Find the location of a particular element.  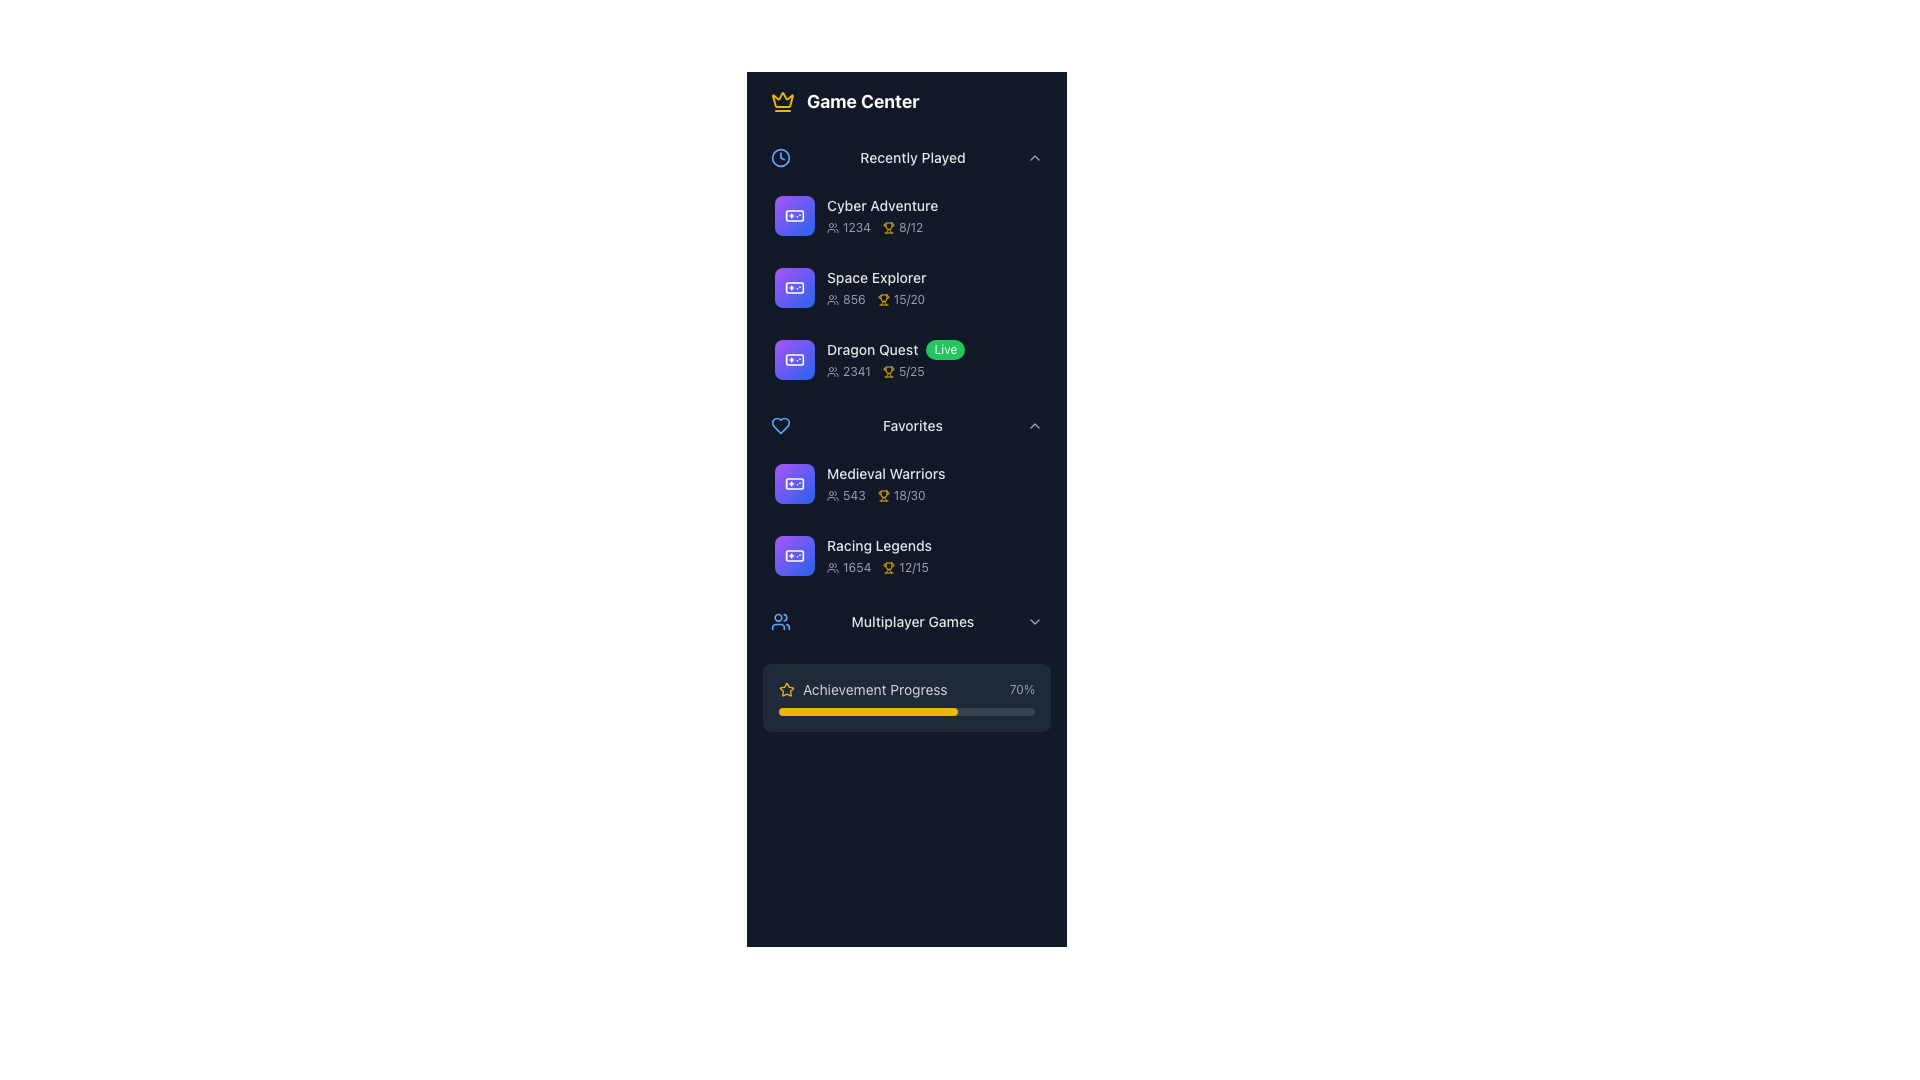

the downward-facing chevron icon next to the 'Favorites' text to quickly toggle the state of the section is located at coordinates (1035, 424).